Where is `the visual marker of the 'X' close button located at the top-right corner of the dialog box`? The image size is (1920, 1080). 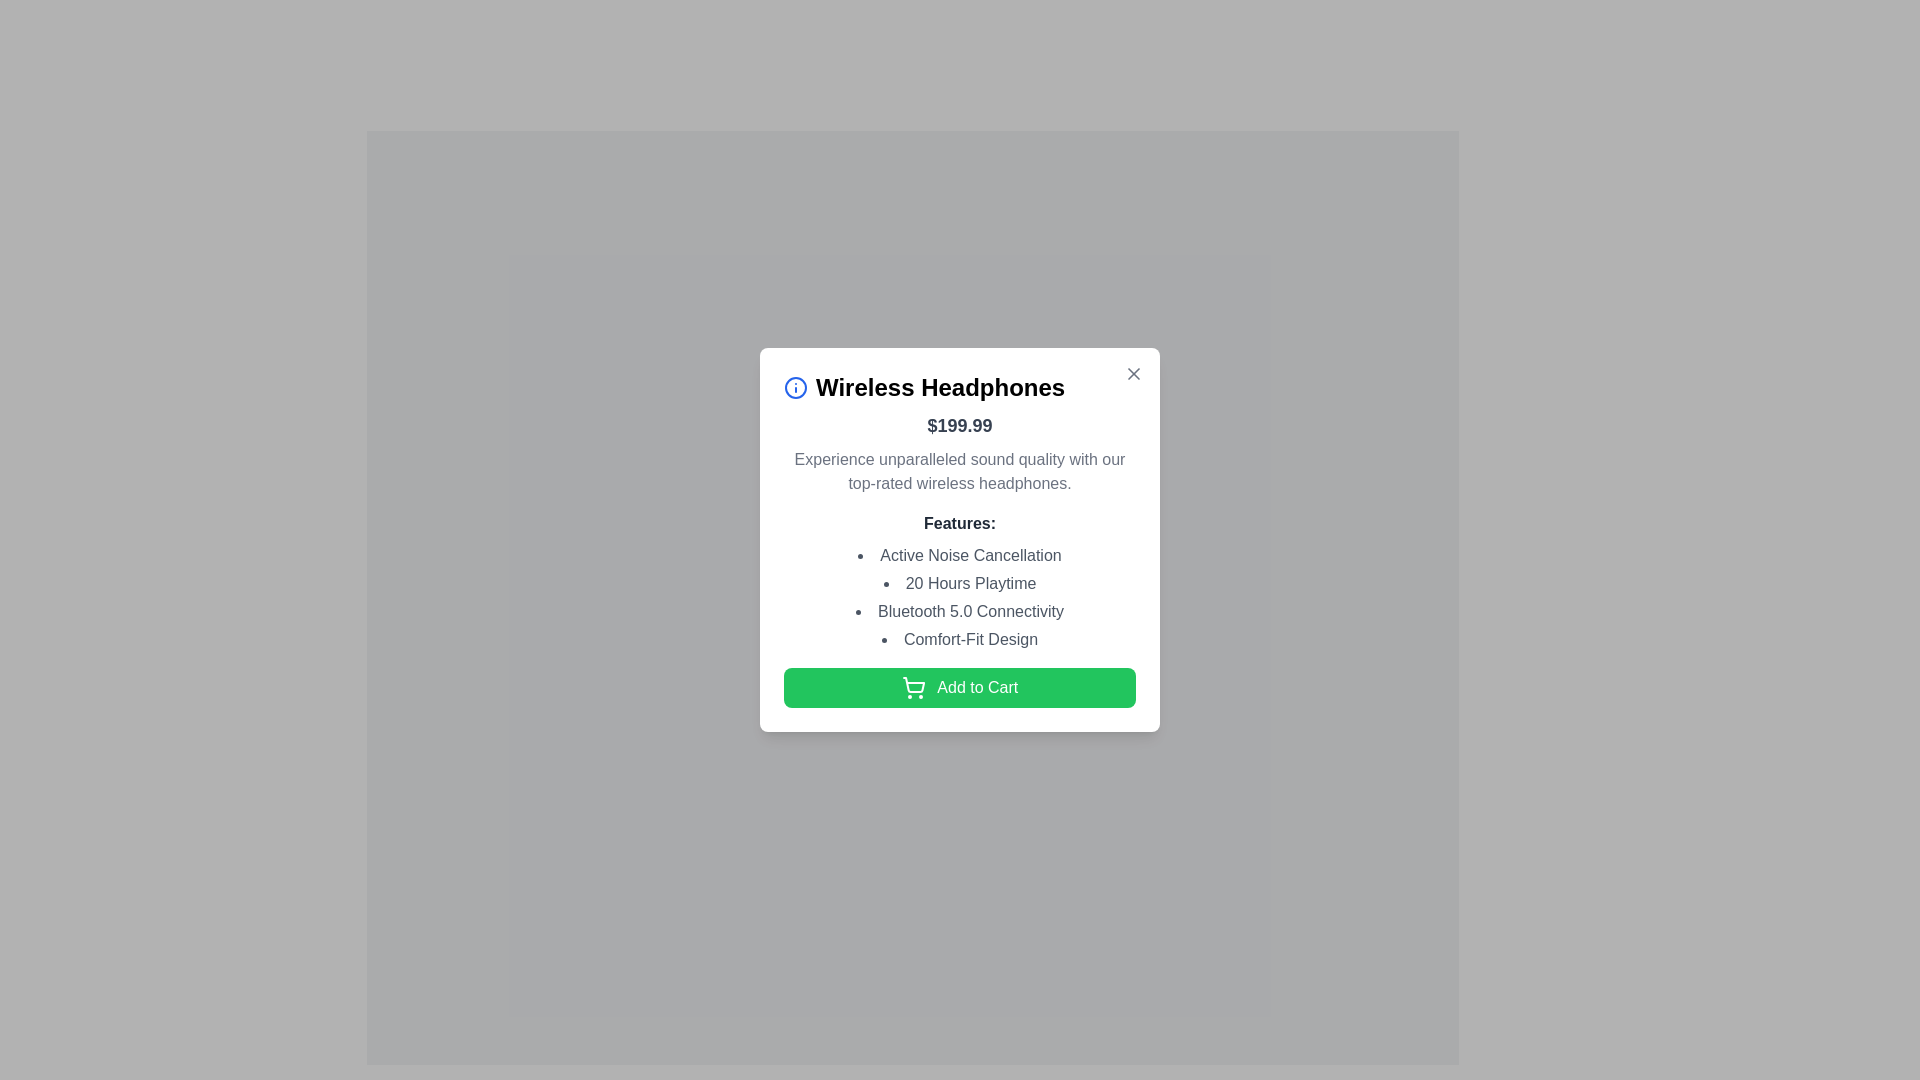 the visual marker of the 'X' close button located at the top-right corner of the dialog box is located at coordinates (1133, 373).